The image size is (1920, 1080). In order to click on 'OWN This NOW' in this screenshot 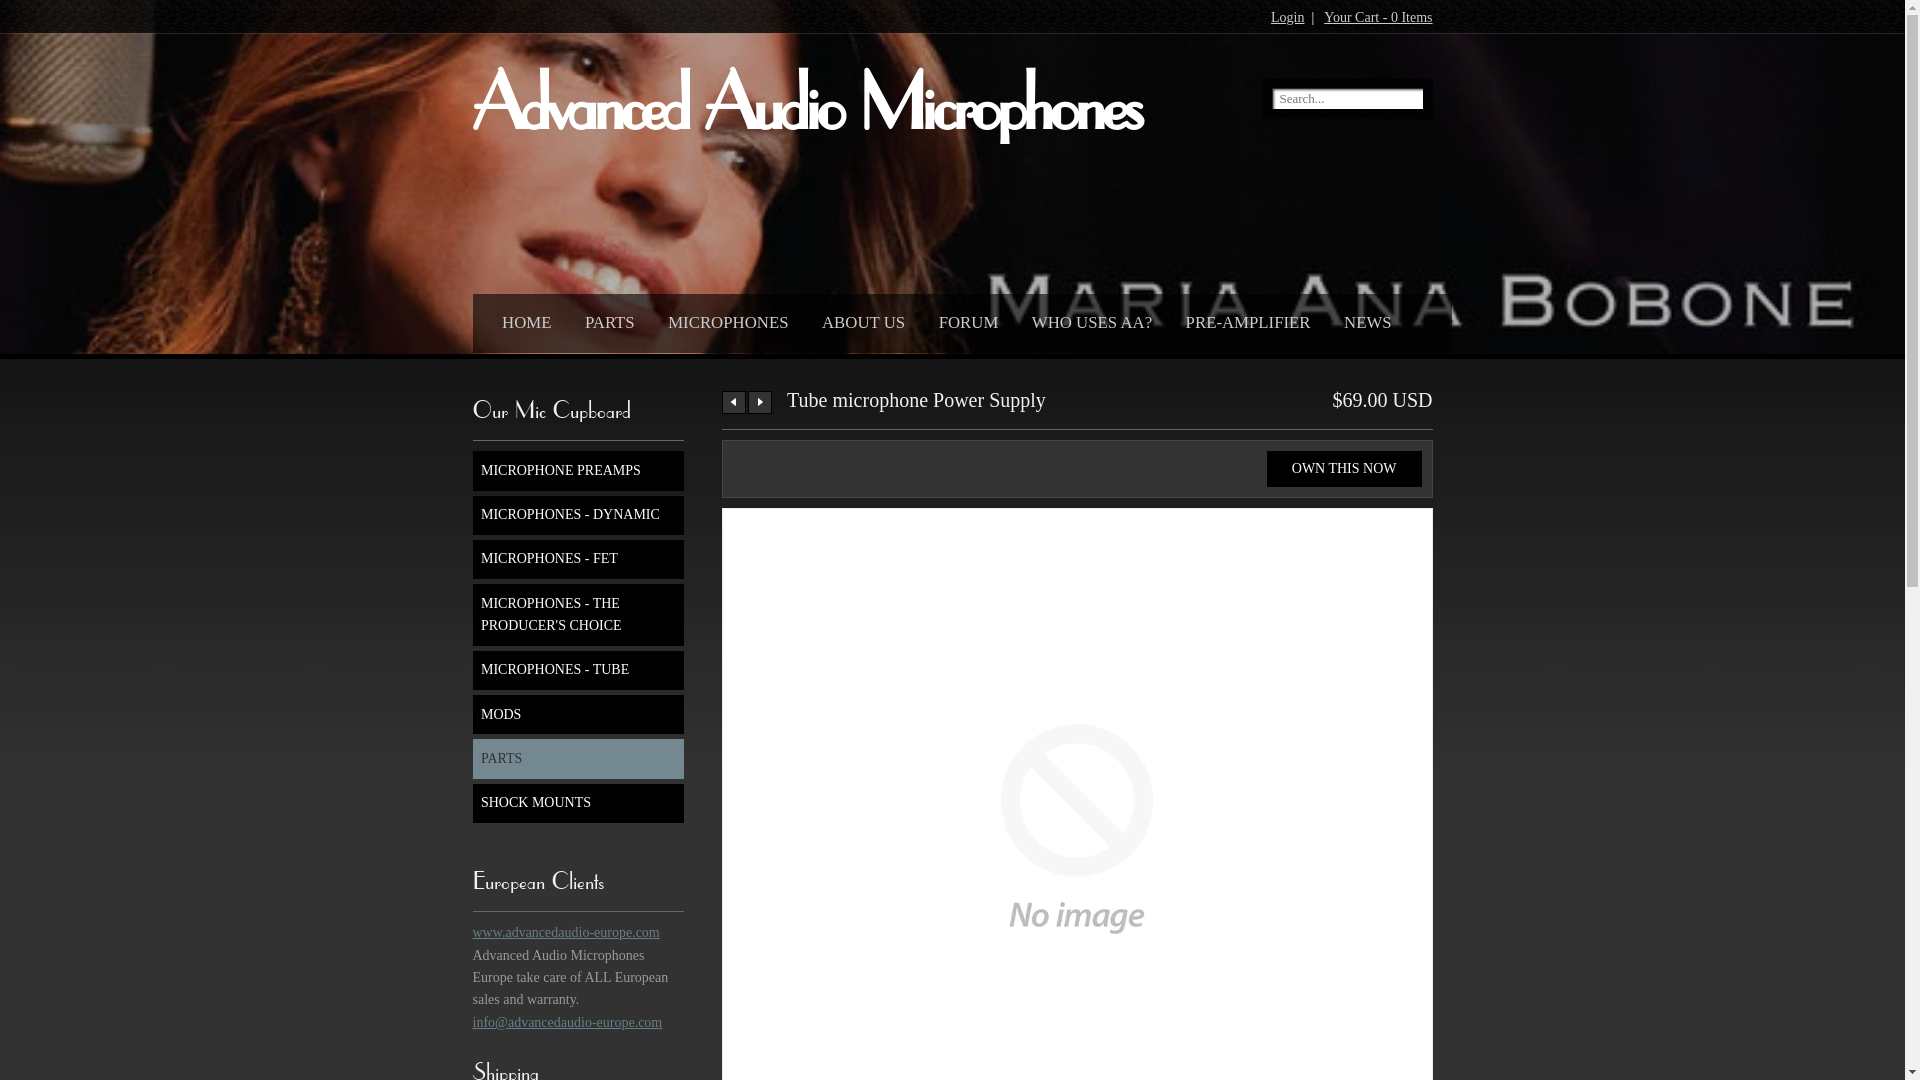, I will do `click(1344, 469)`.